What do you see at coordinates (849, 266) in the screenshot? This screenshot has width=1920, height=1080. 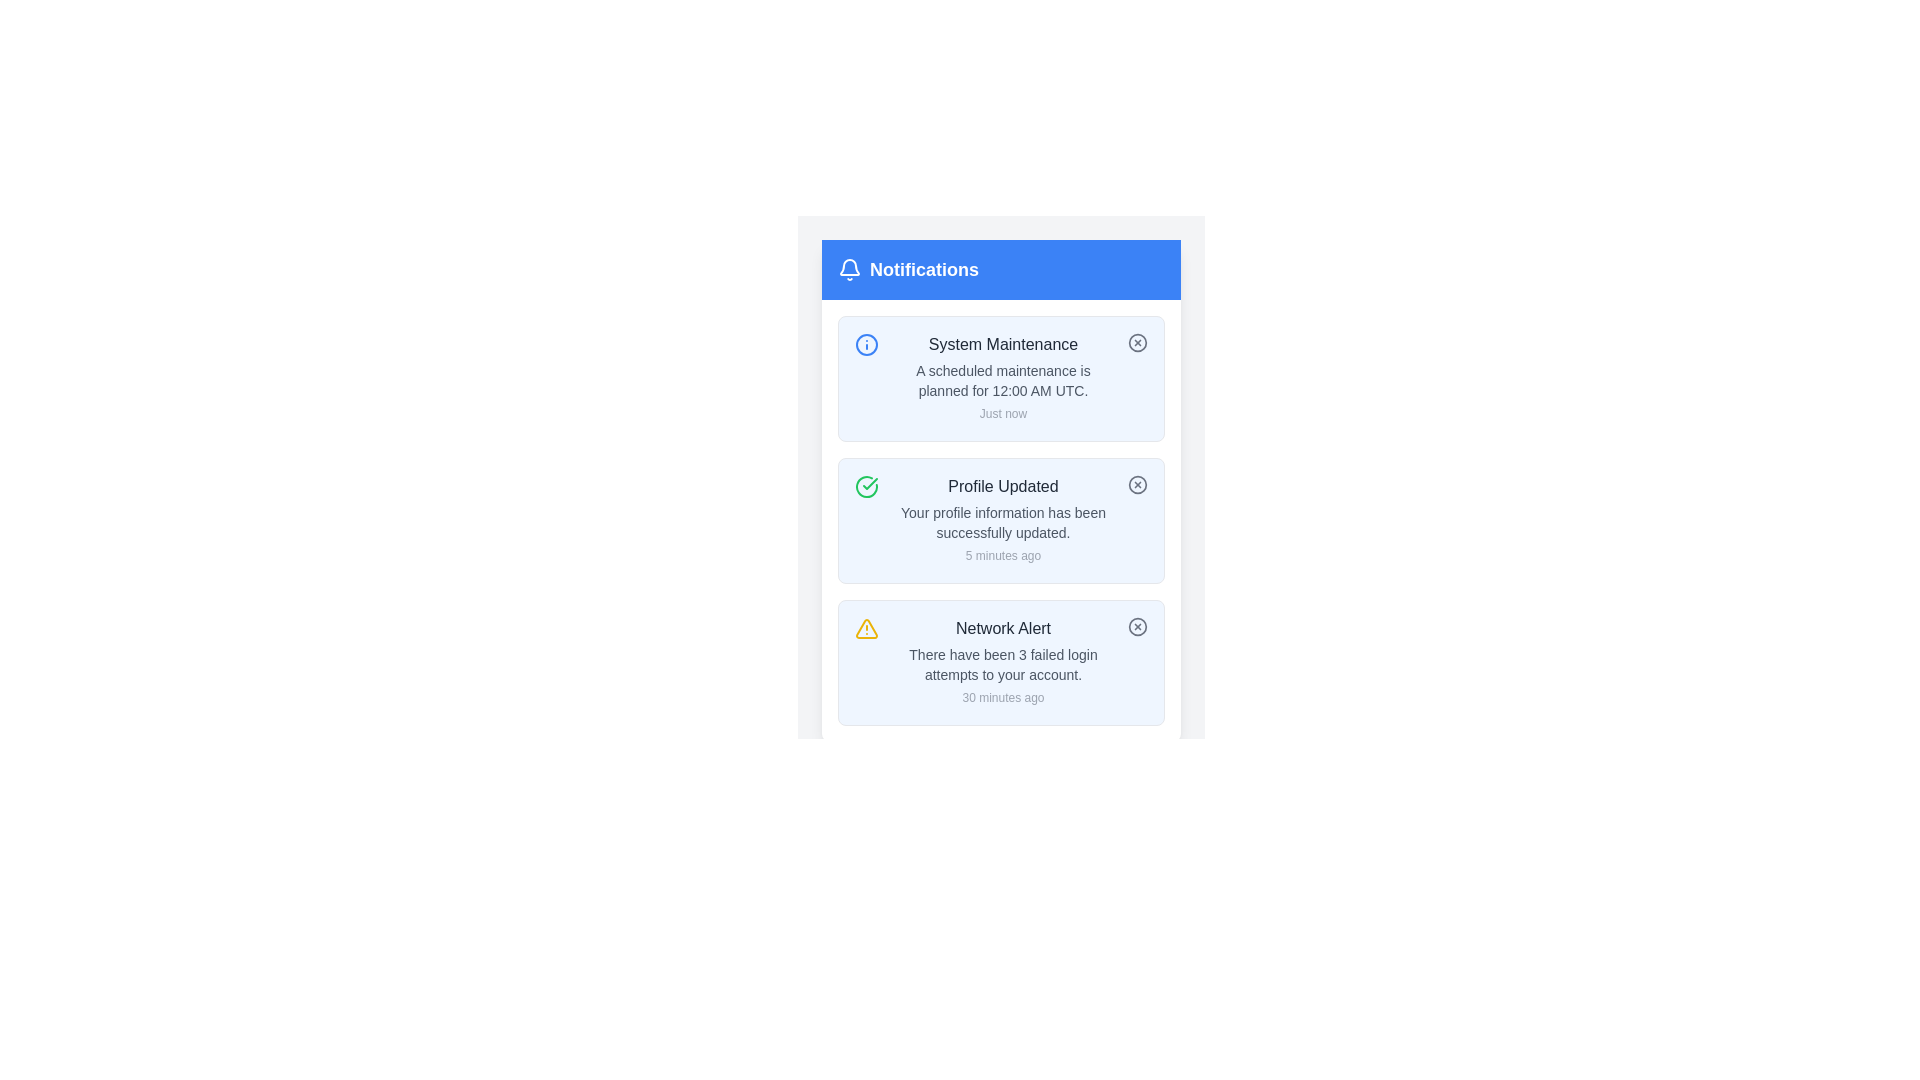 I see `the notification icon located in the notification header section, centered in the top bar above the list of notifications` at bounding box center [849, 266].